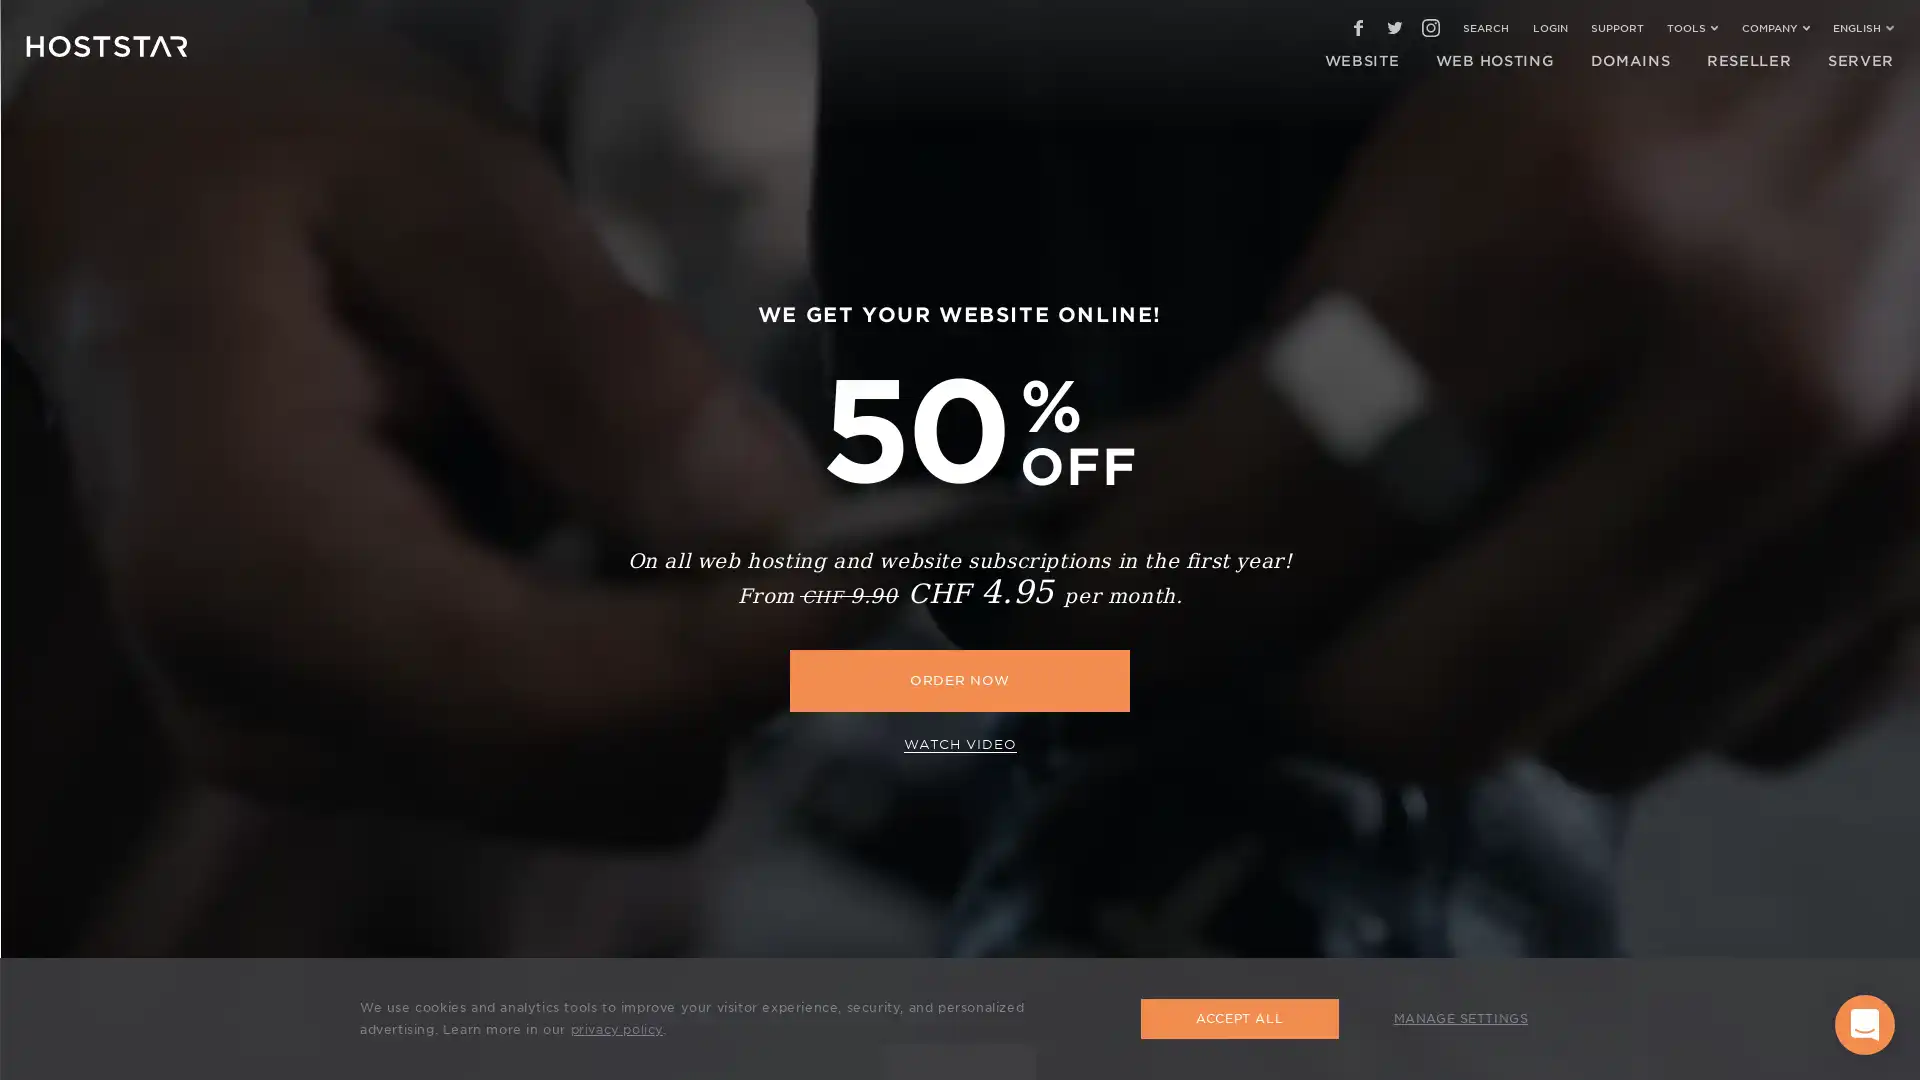  I want to click on Open Intercom Messenger, so click(1864, 1025).